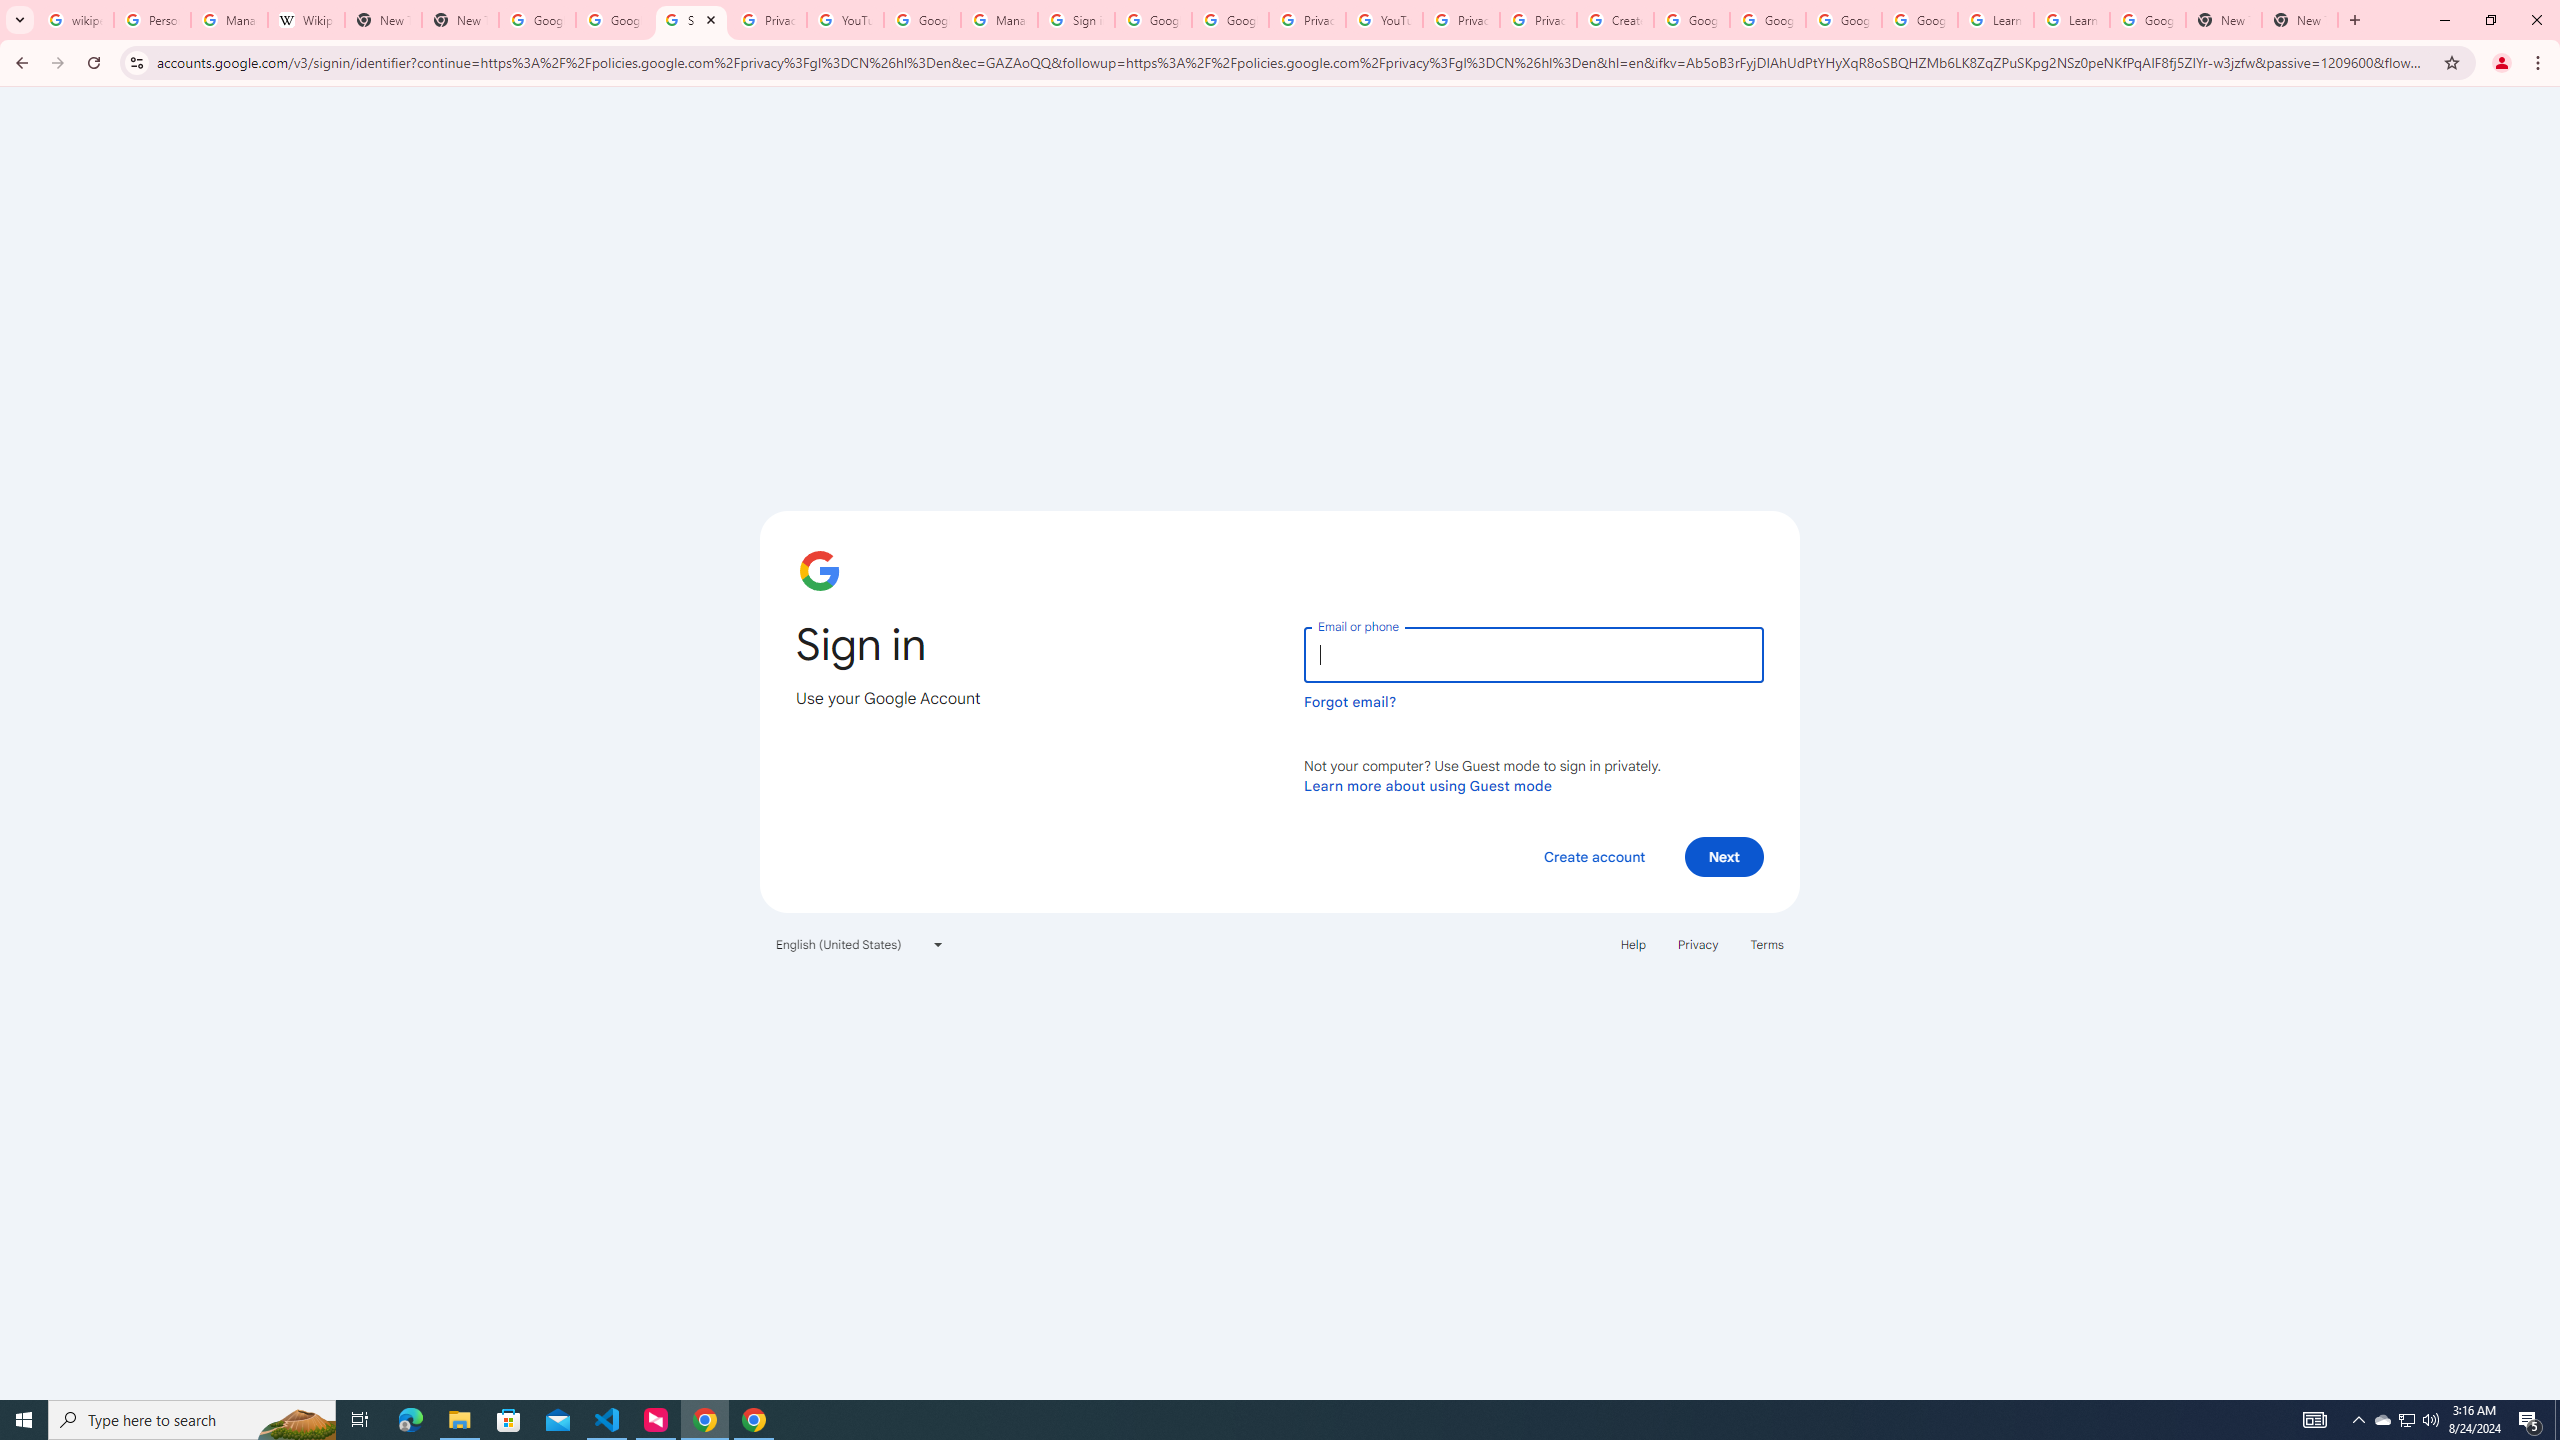 The width and height of the screenshot is (2560, 1440). I want to click on 'Email or phone', so click(1532, 654).